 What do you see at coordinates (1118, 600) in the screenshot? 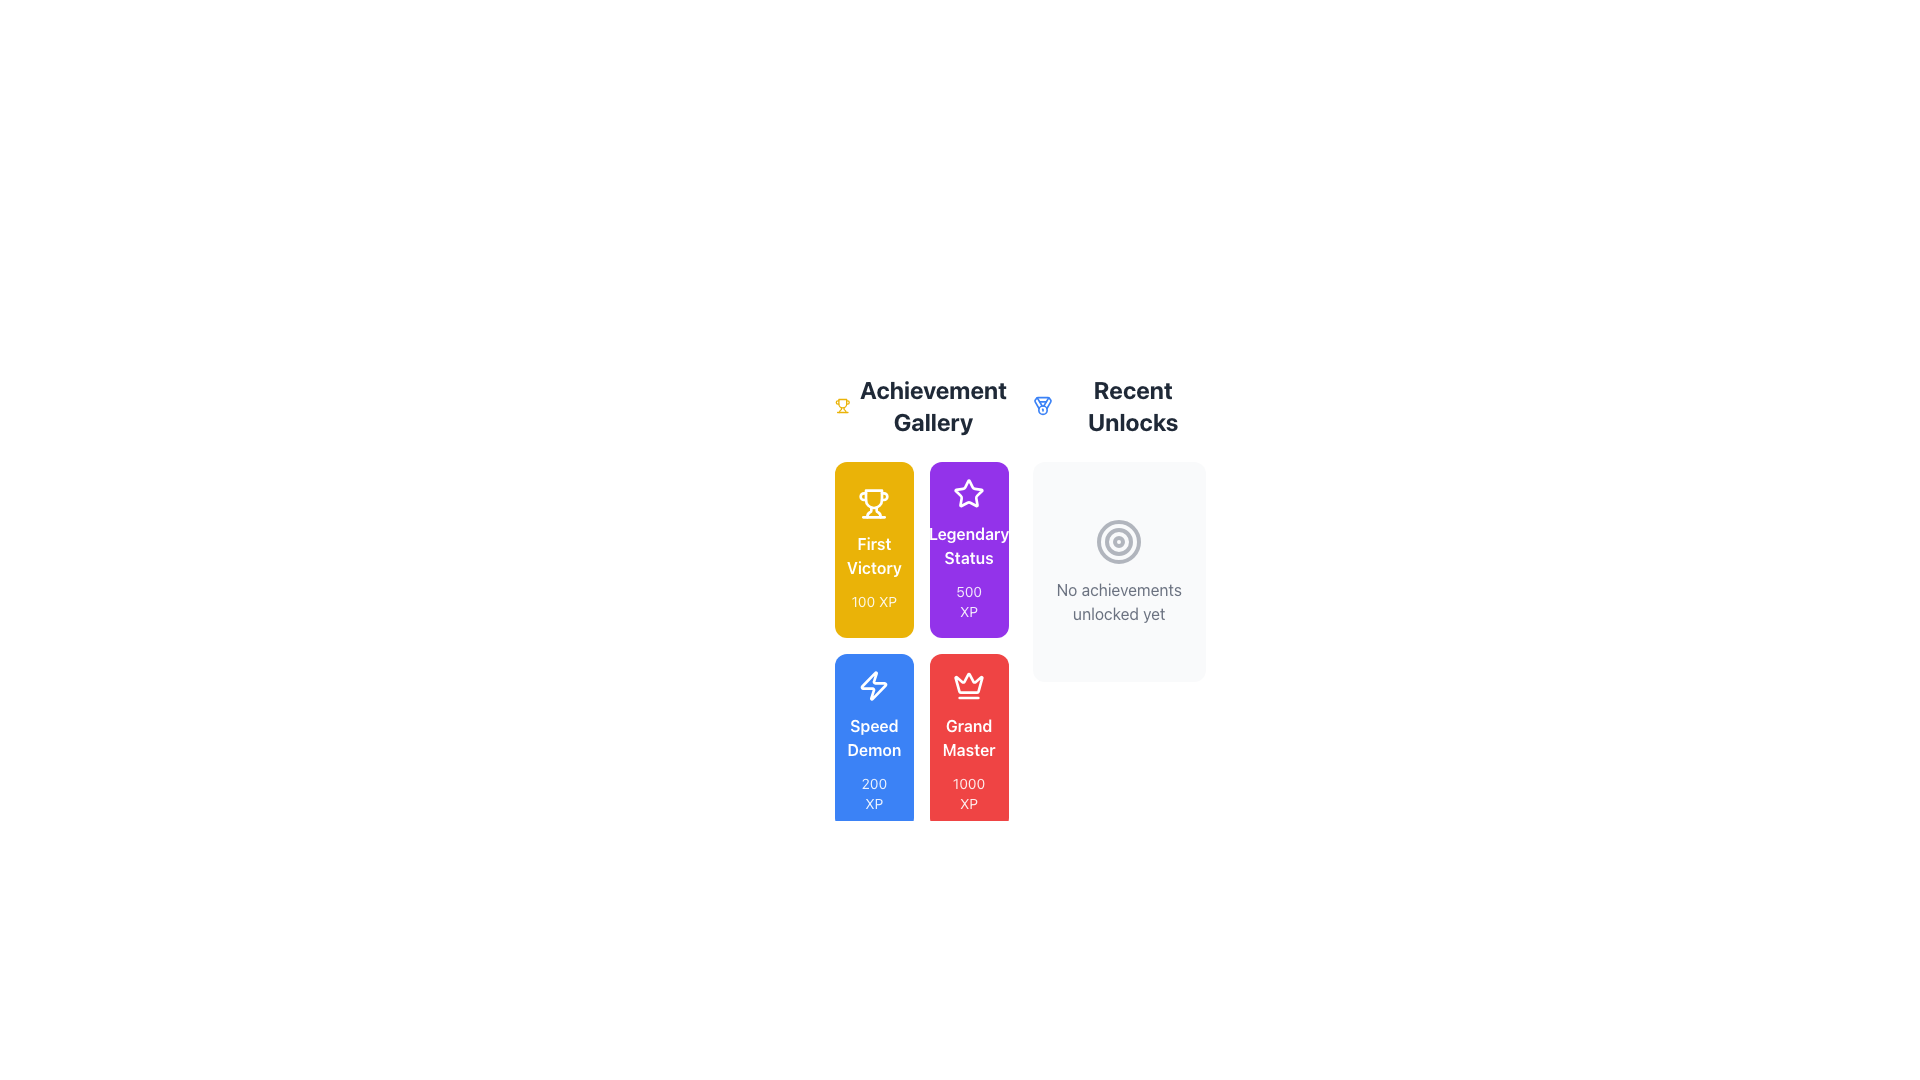
I see `the text label that reads 'No achievements unlocked yet', which is styled in gray and located below the circular target icon in the 'Recent Unlocks' section` at bounding box center [1118, 600].